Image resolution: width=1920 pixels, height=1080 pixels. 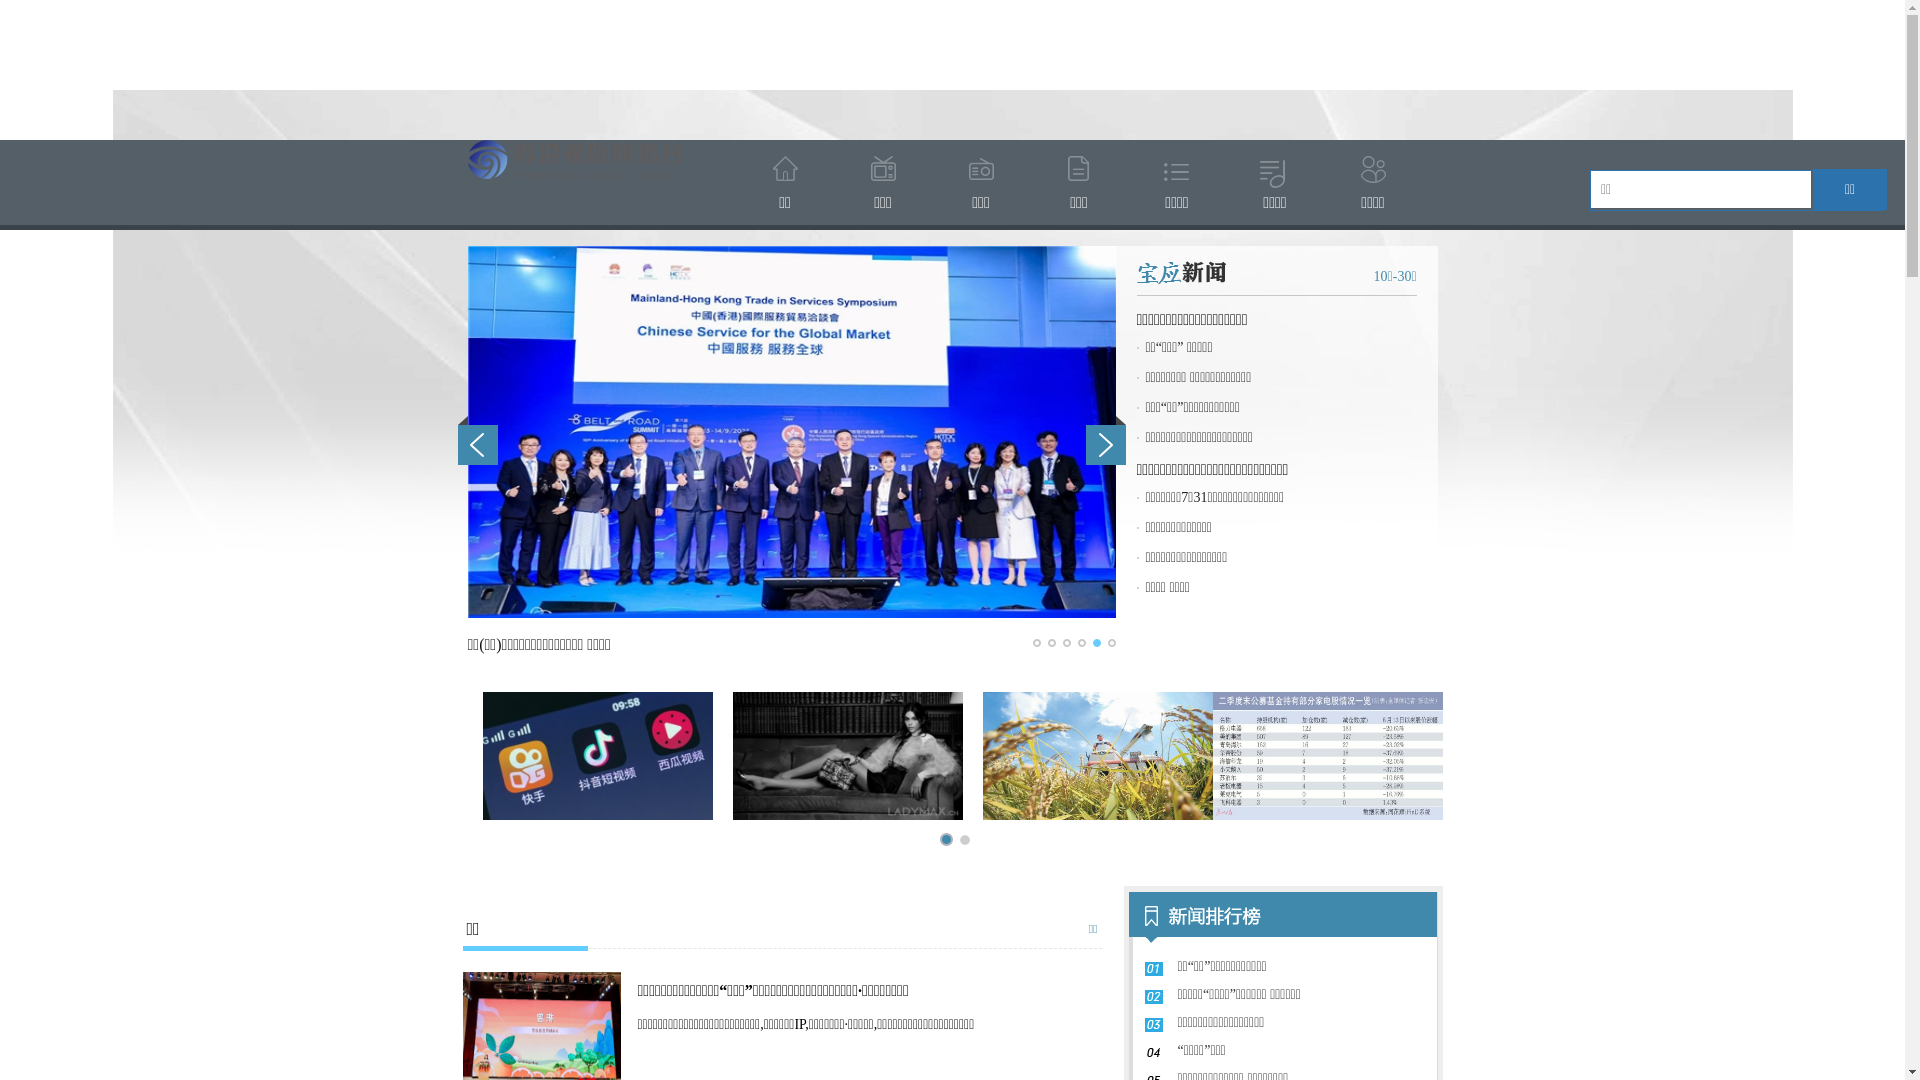 What do you see at coordinates (1094, 643) in the screenshot?
I see `'5'` at bounding box center [1094, 643].